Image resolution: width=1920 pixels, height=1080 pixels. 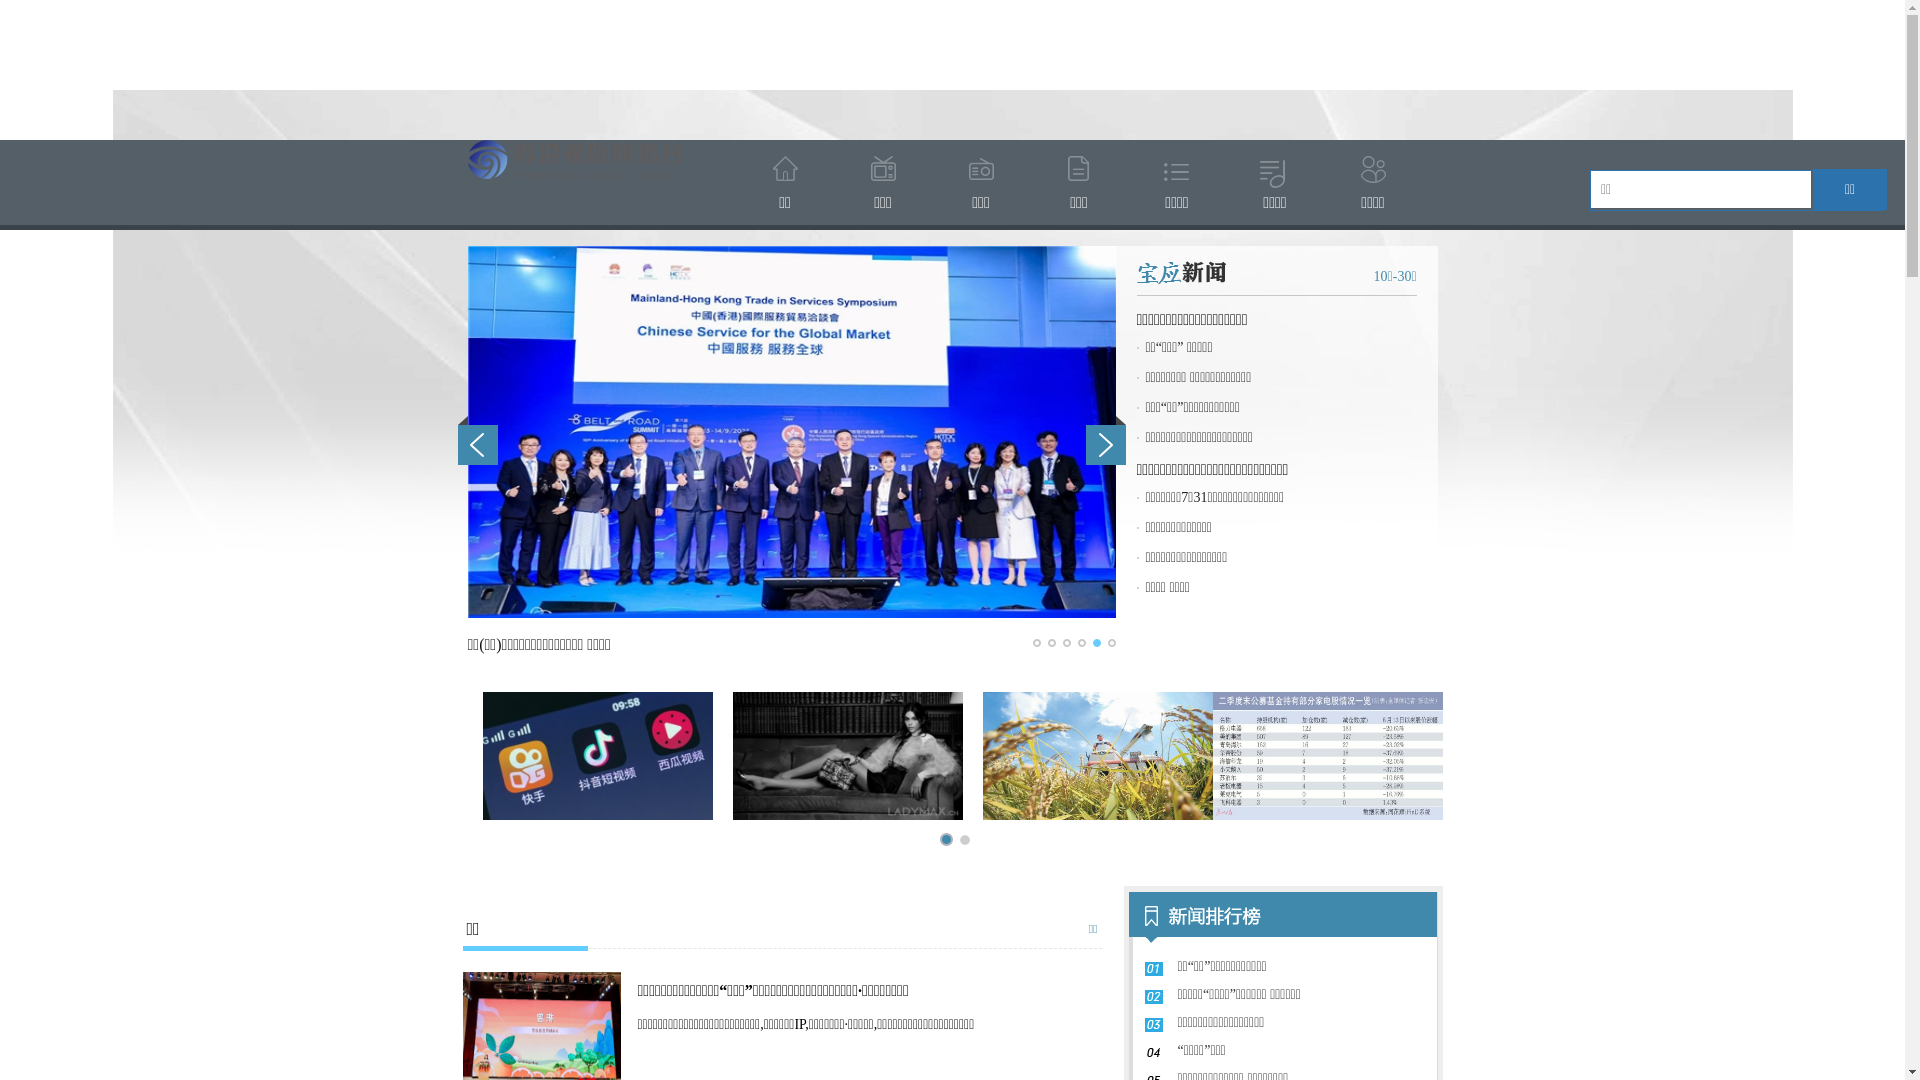 What do you see at coordinates (1094, 643) in the screenshot?
I see `'5'` at bounding box center [1094, 643].